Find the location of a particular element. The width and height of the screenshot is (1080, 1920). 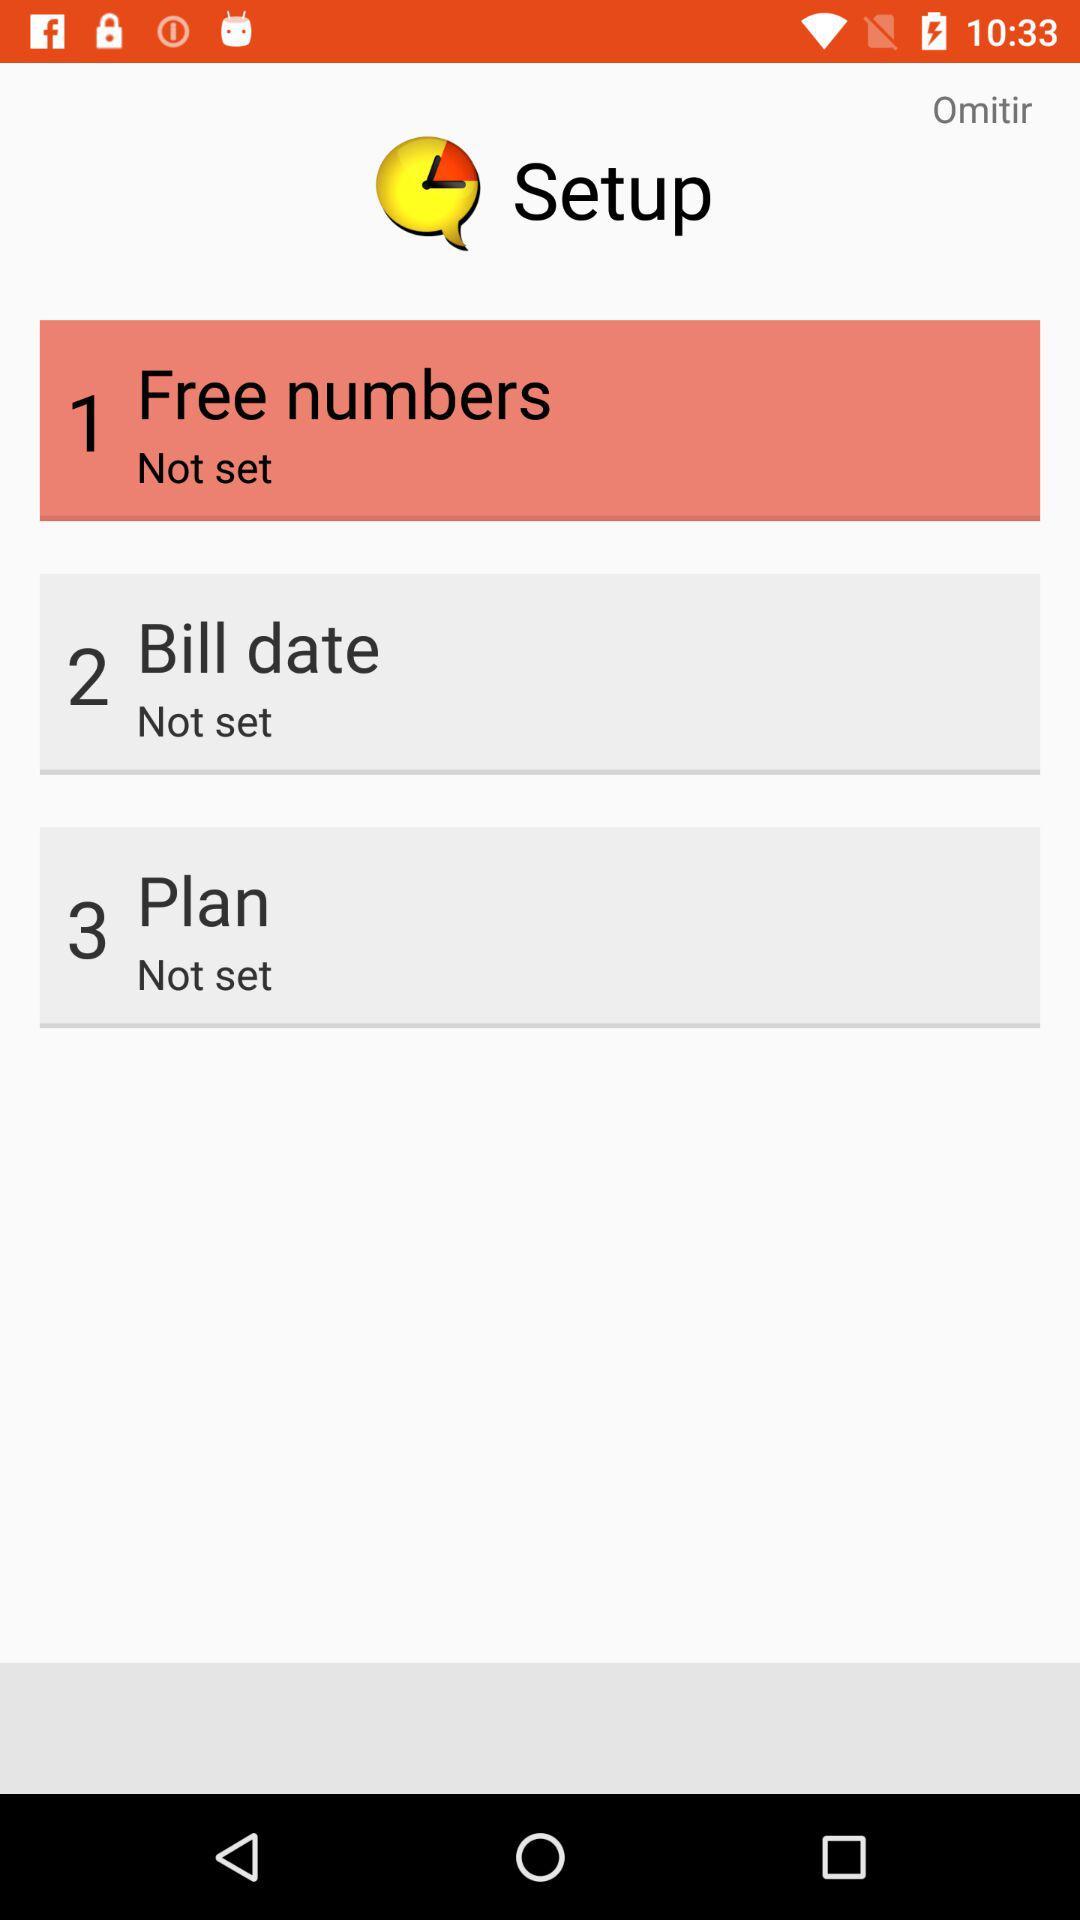

the icon above free numbers icon is located at coordinates (981, 107).